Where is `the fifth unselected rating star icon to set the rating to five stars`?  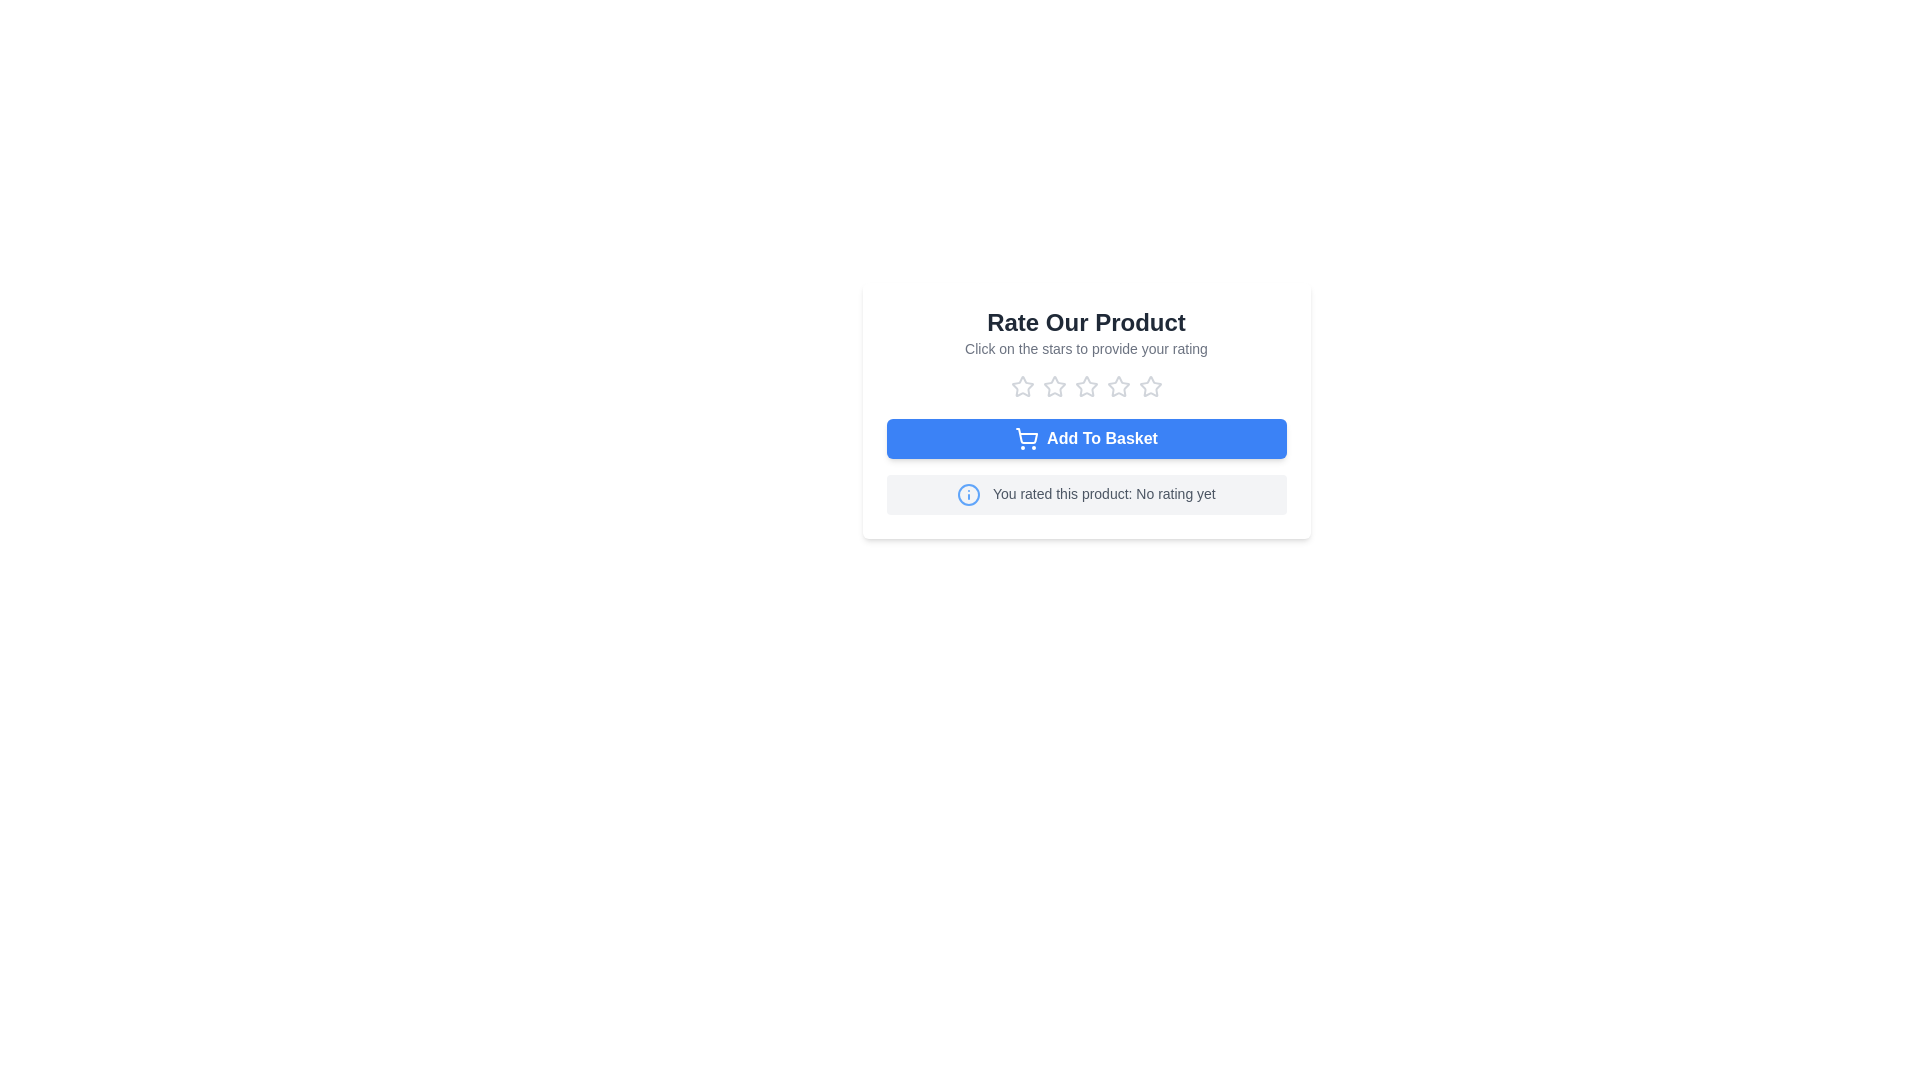 the fifth unselected rating star icon to set the rating to five stars is located at coordinates (1150, 386).